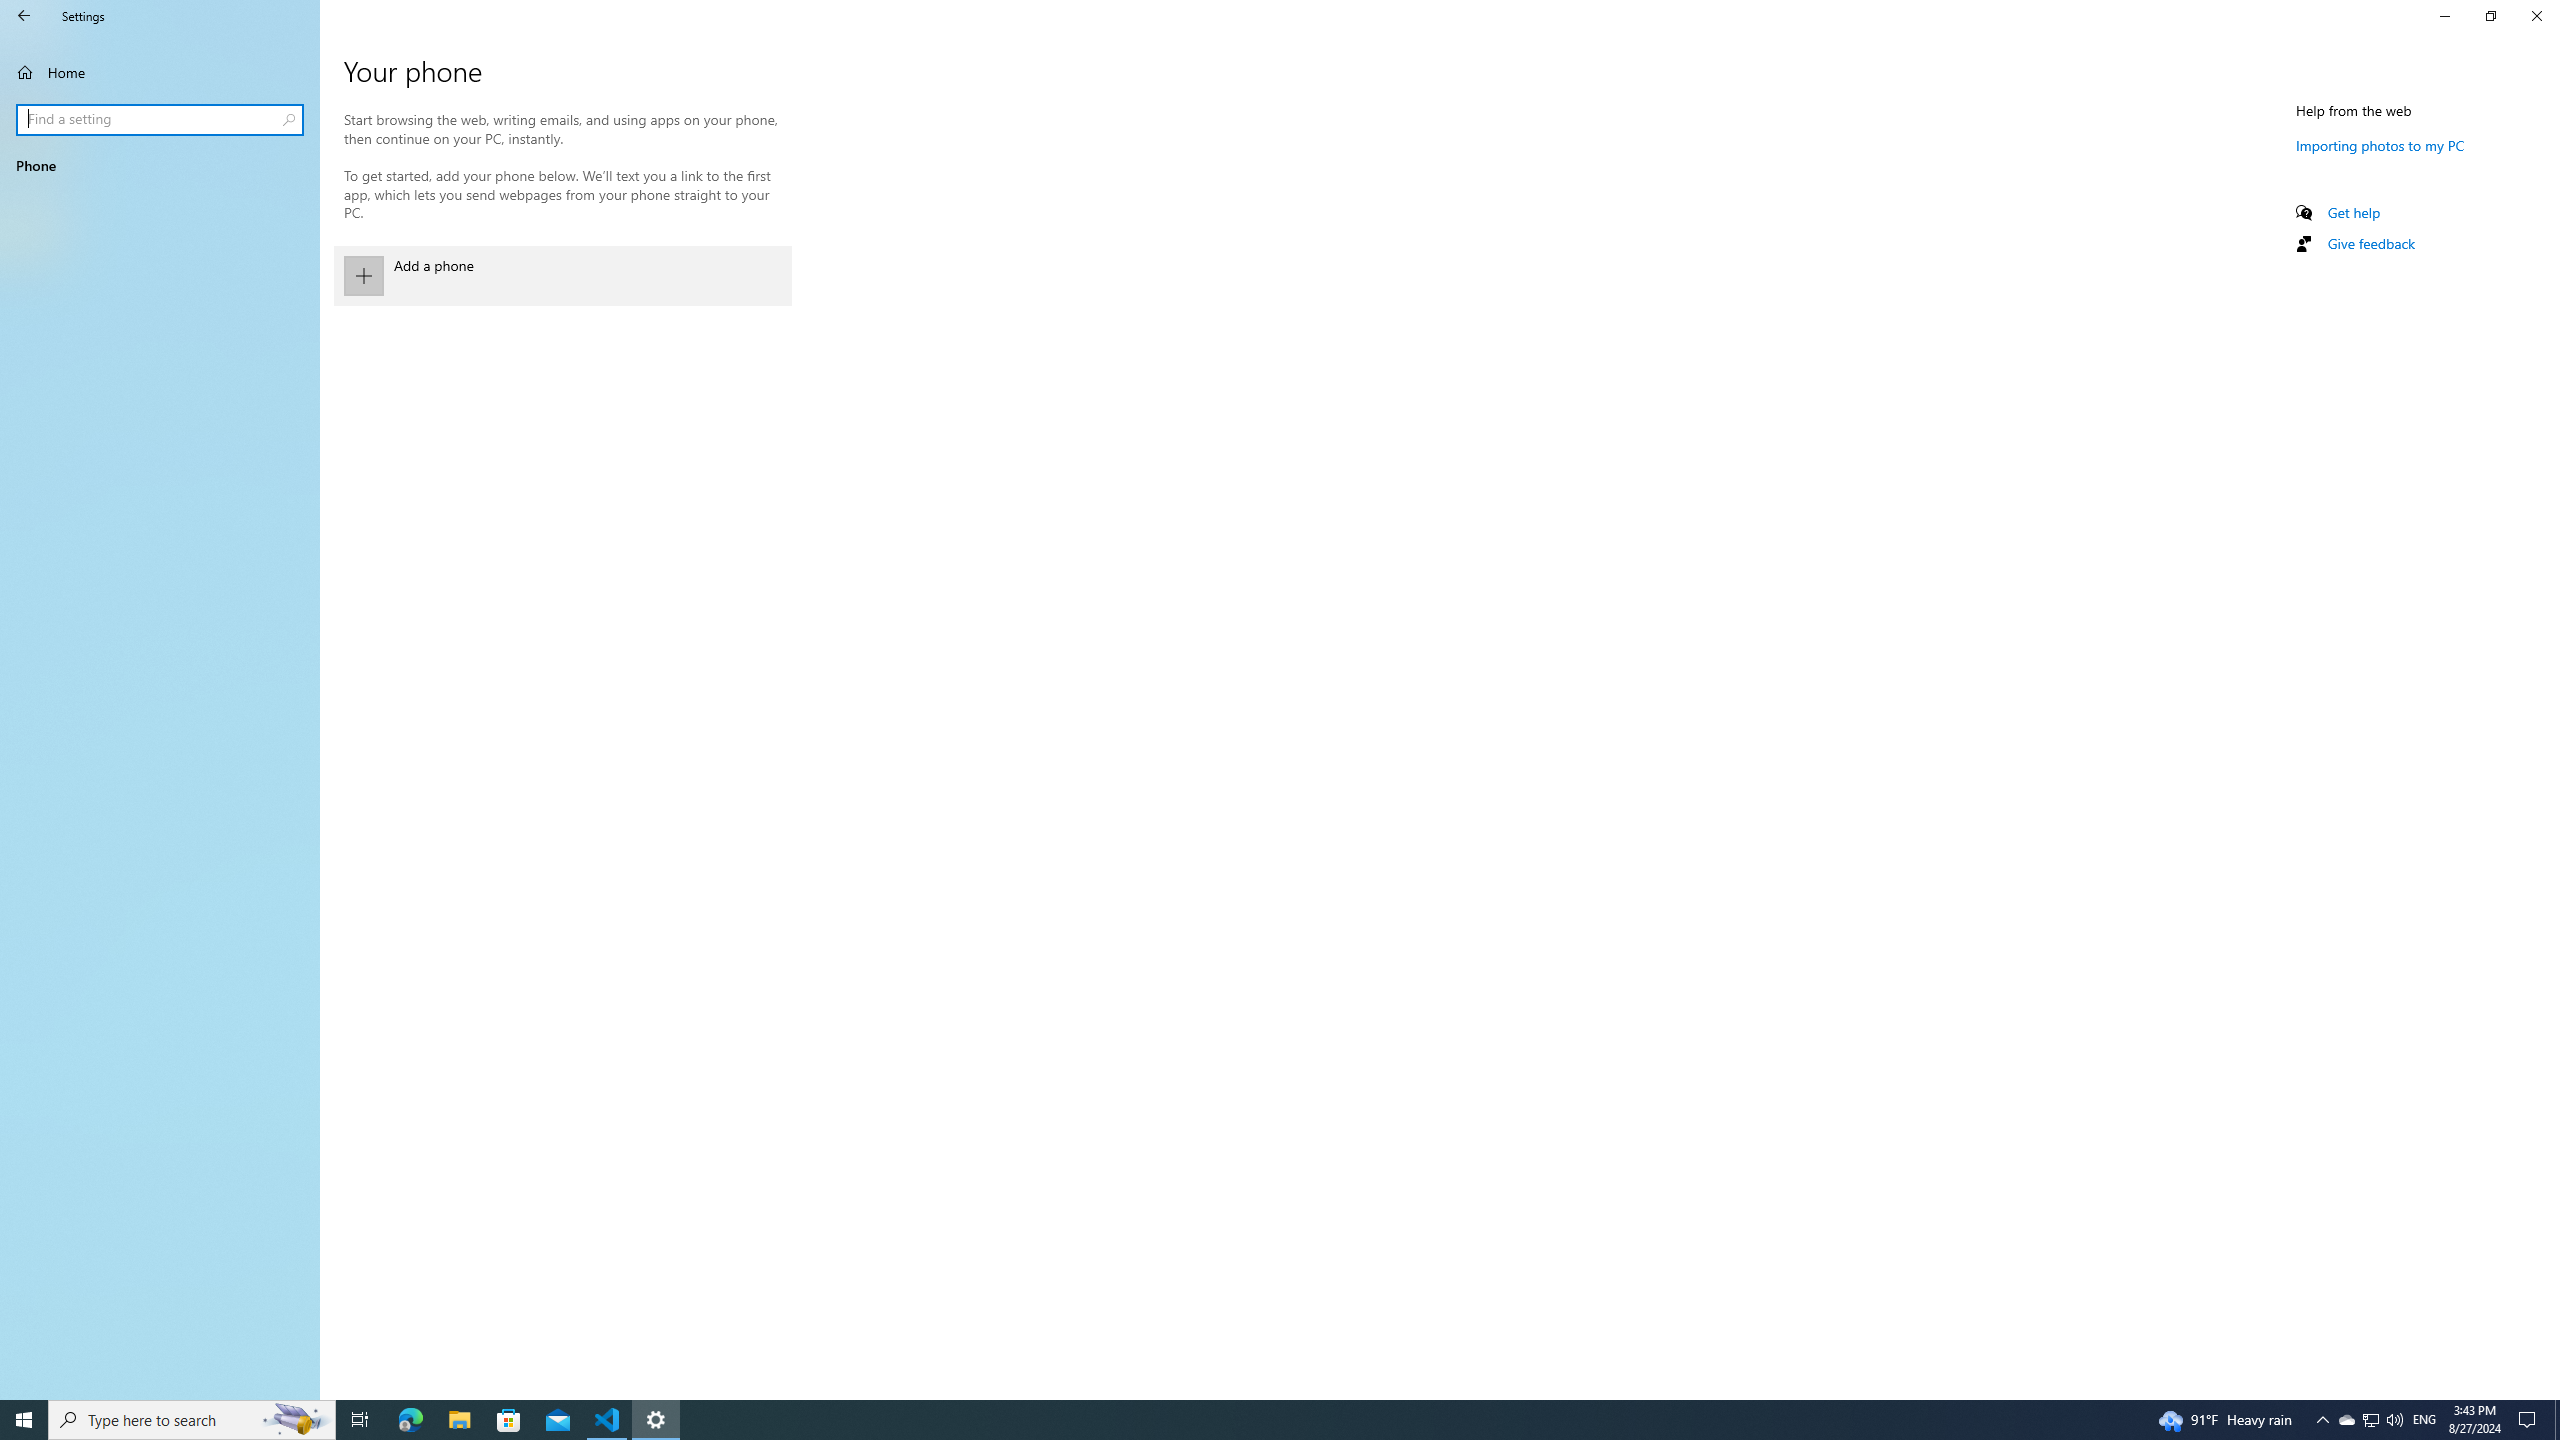 This screenshot has height=1440, width=2560. What do you see at coordinates (2424, 1418) in the screenshot?
I see `'Tray Input Indicator - English (United States)'` at bounding box center [2424, 1418].